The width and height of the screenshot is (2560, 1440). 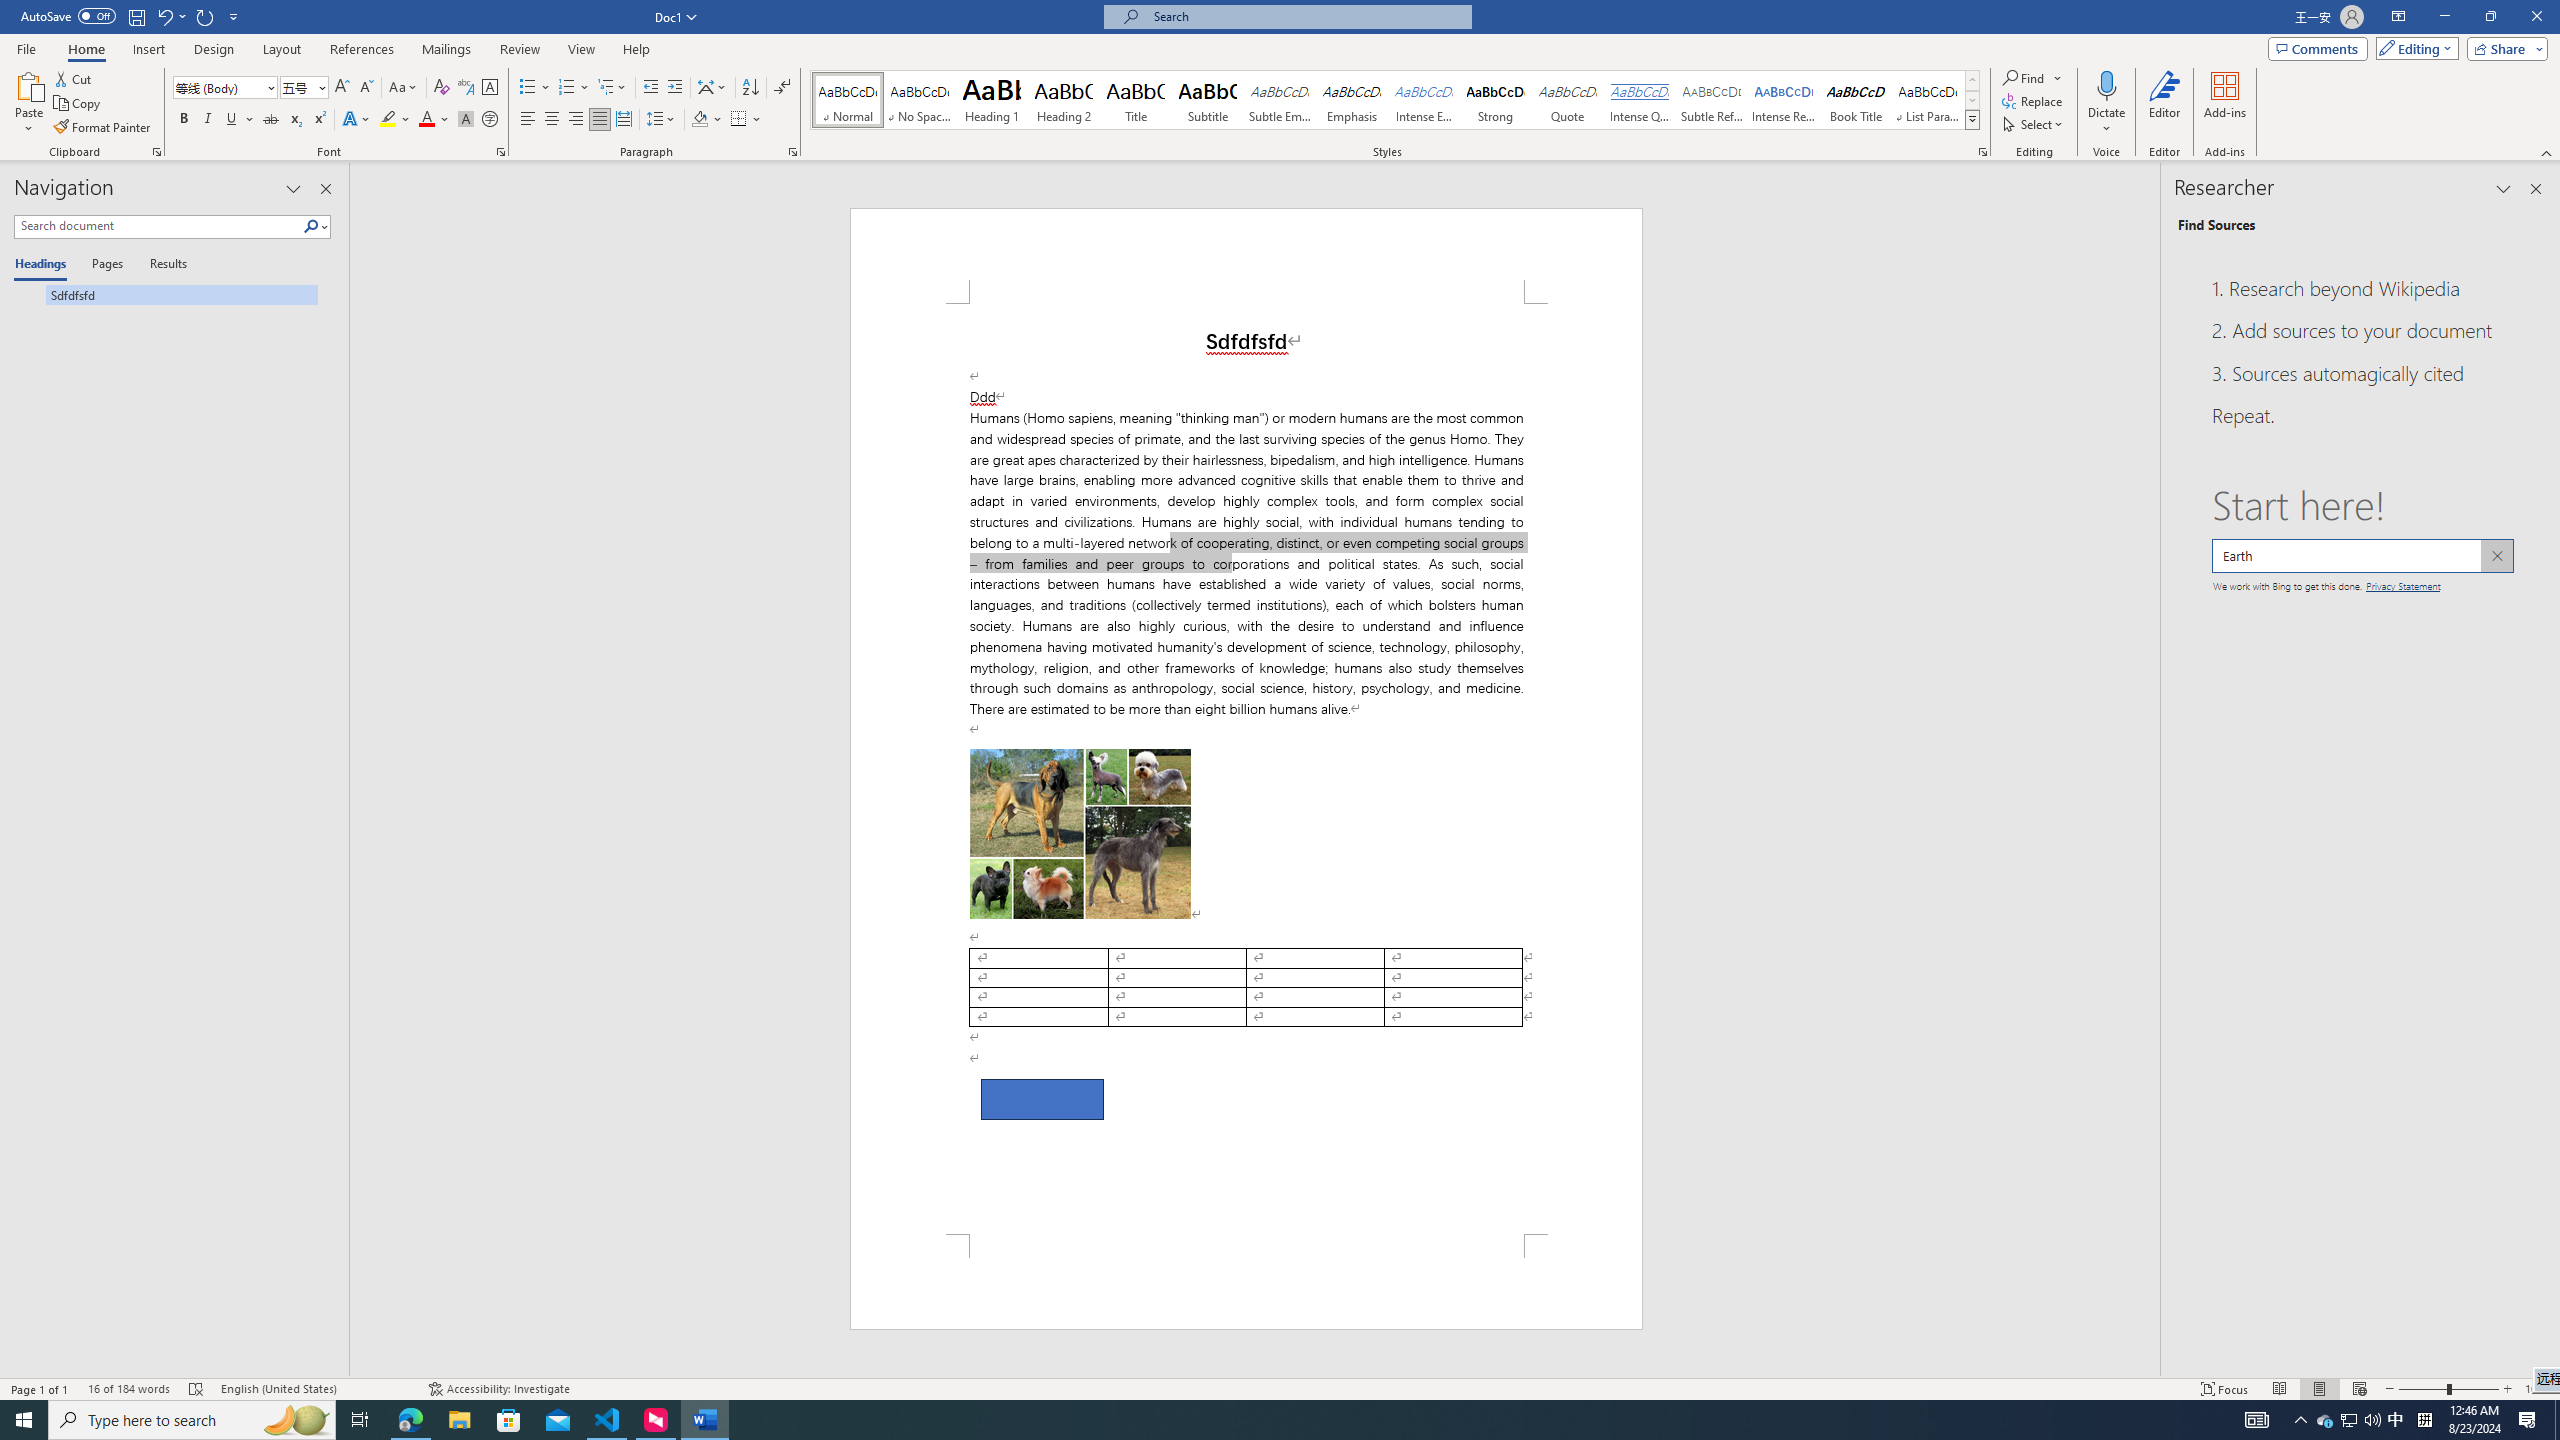 What do you see at coordinates (1395, 99) in the screenshot?
I see `'AutomationID: QuickStylesGallery'` at bounding box center [1395, 99].